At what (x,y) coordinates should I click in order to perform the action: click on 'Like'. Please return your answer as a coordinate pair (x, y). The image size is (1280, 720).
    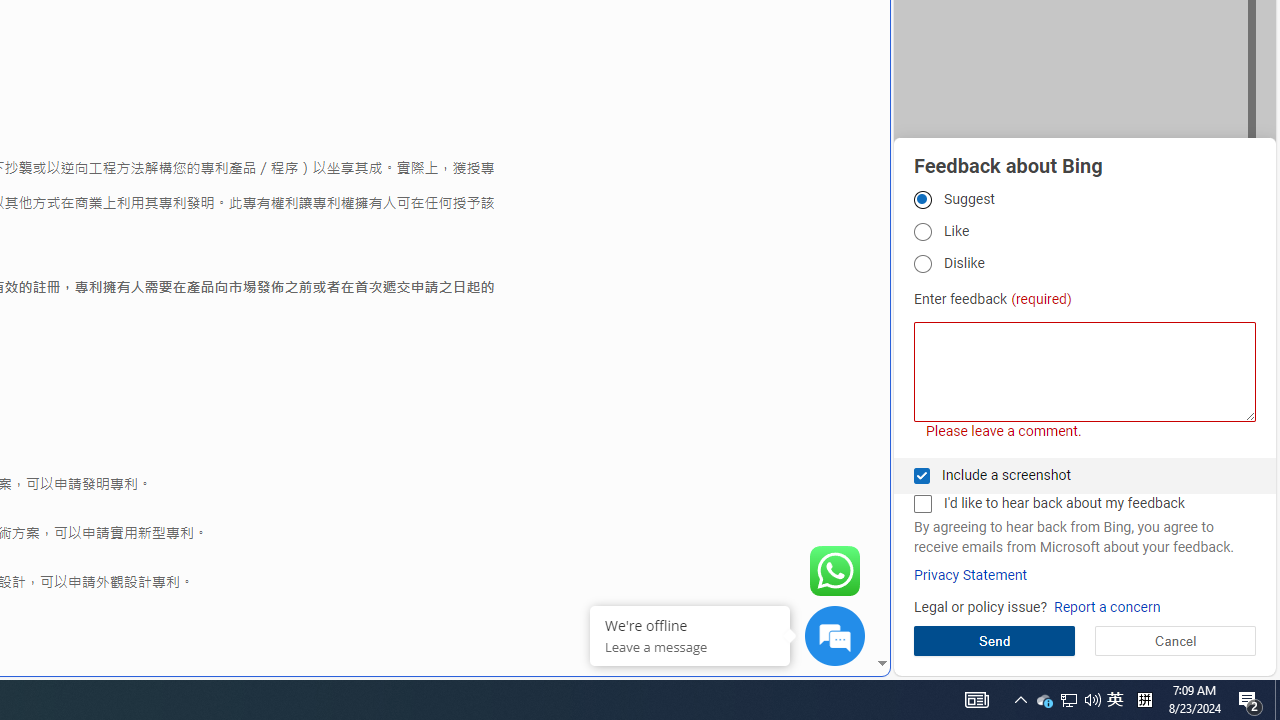
    Looking at the image, I should click on (921, 231).